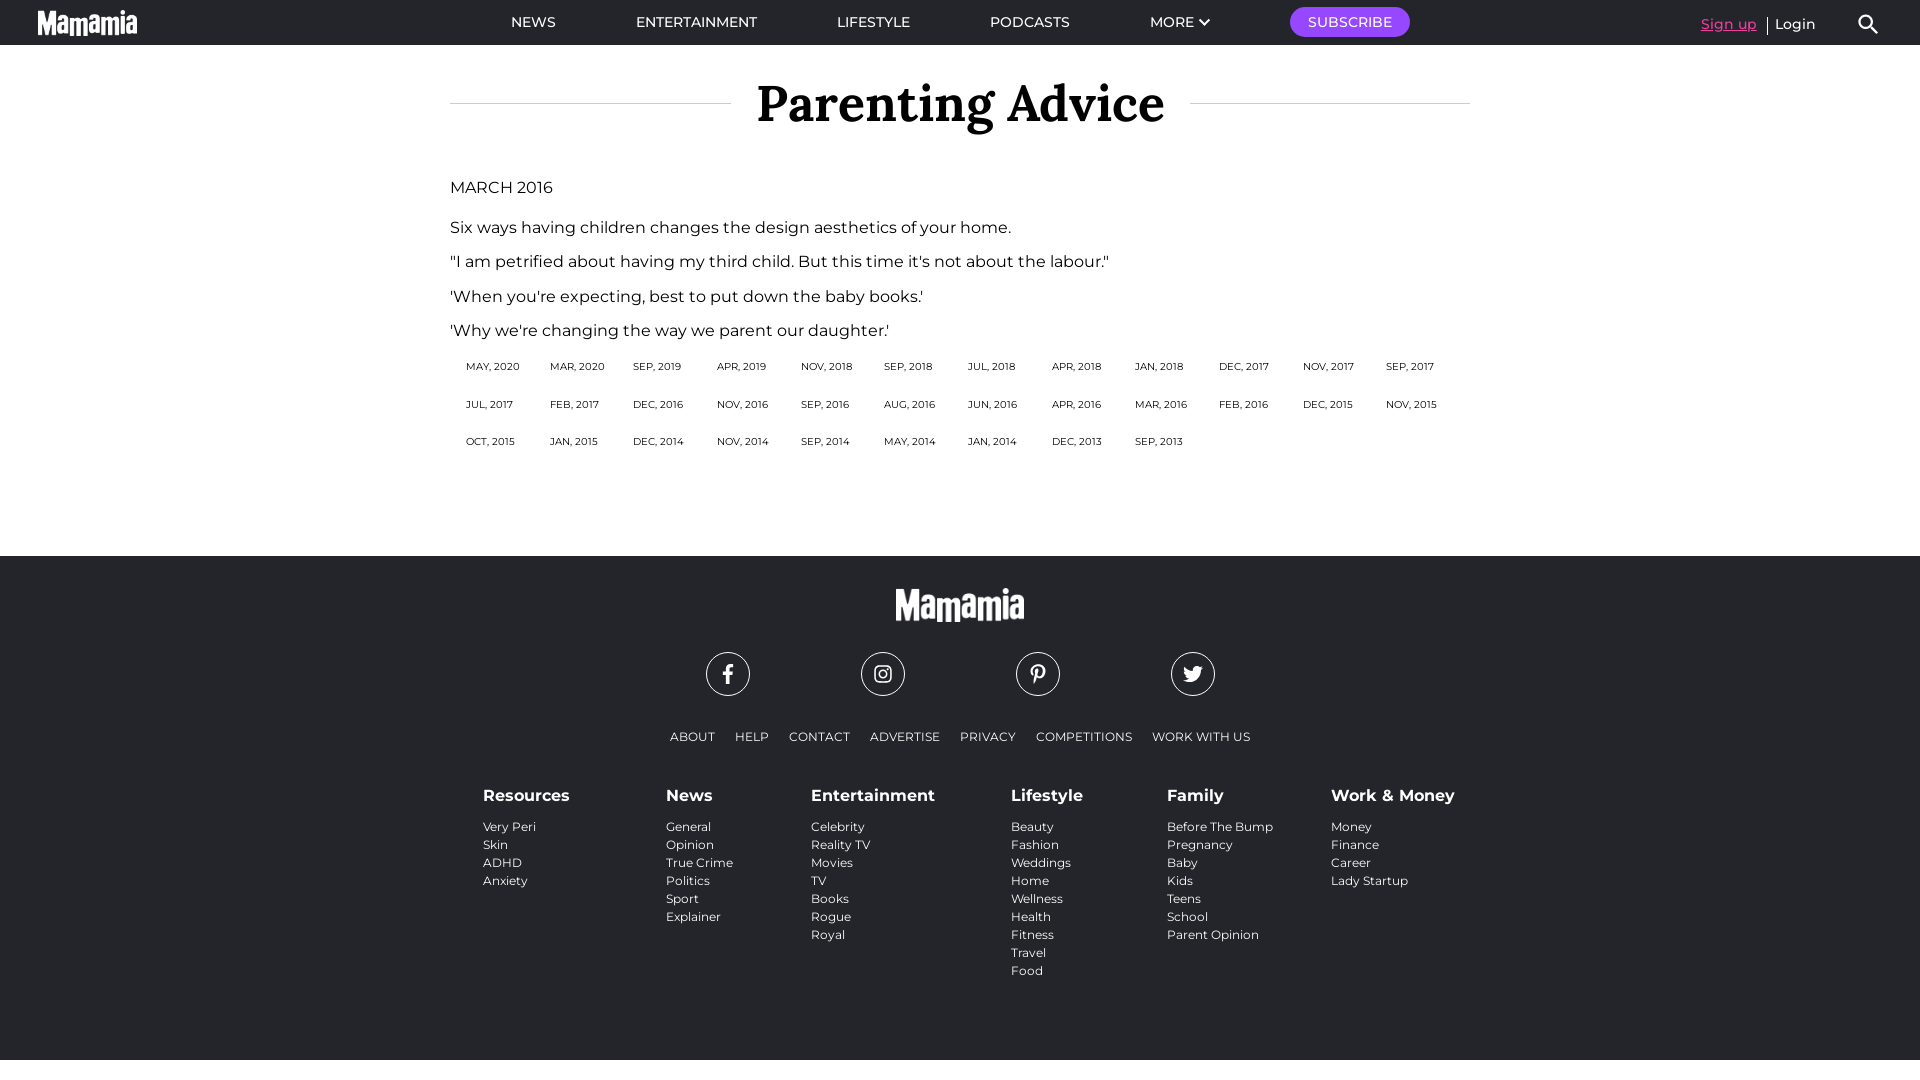 The image size is (1920, 1080). What do you see at coordinates (693, 916) in the screenshot?
I see `'Explainer'` at bounding box center [693, 916].